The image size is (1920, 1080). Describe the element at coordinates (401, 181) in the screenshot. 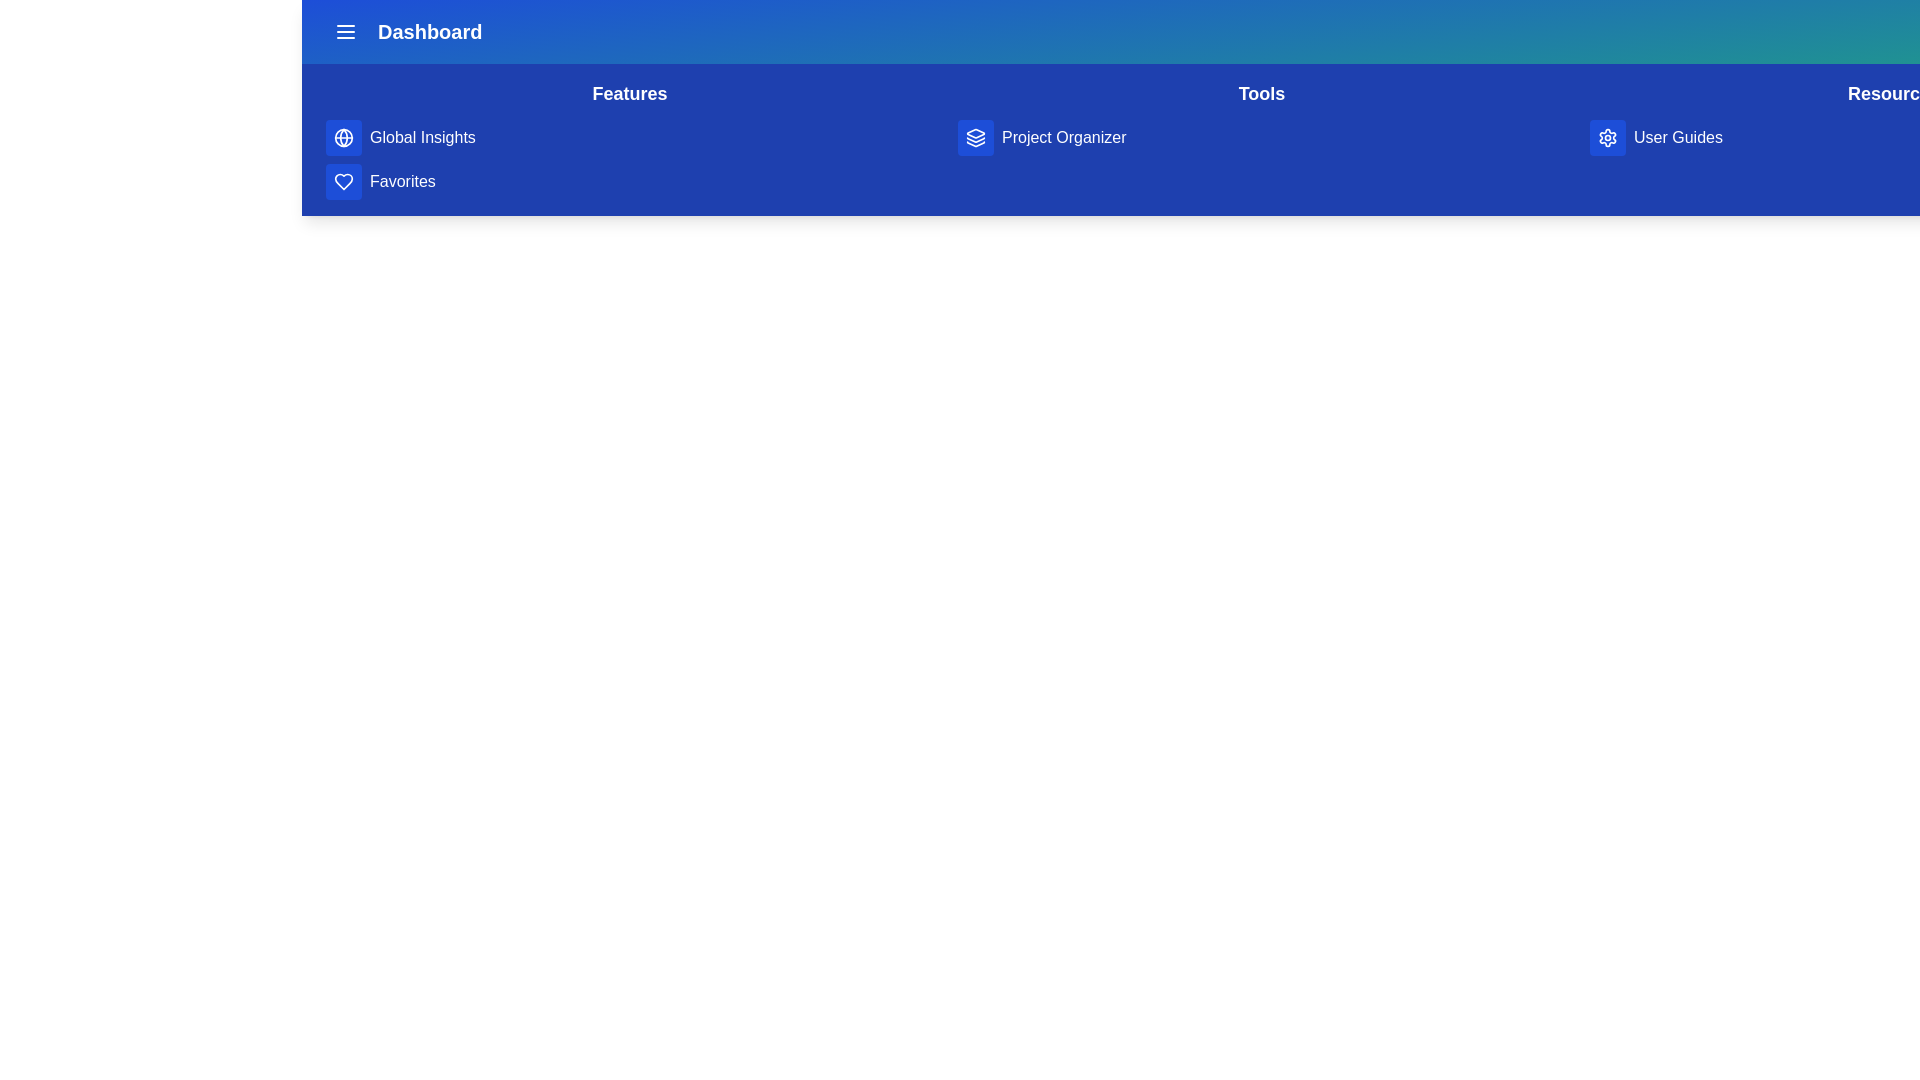

I see `the text label that identifies the section for user-defined favorite items, located beneath the 'Global Insights' section` at that location.